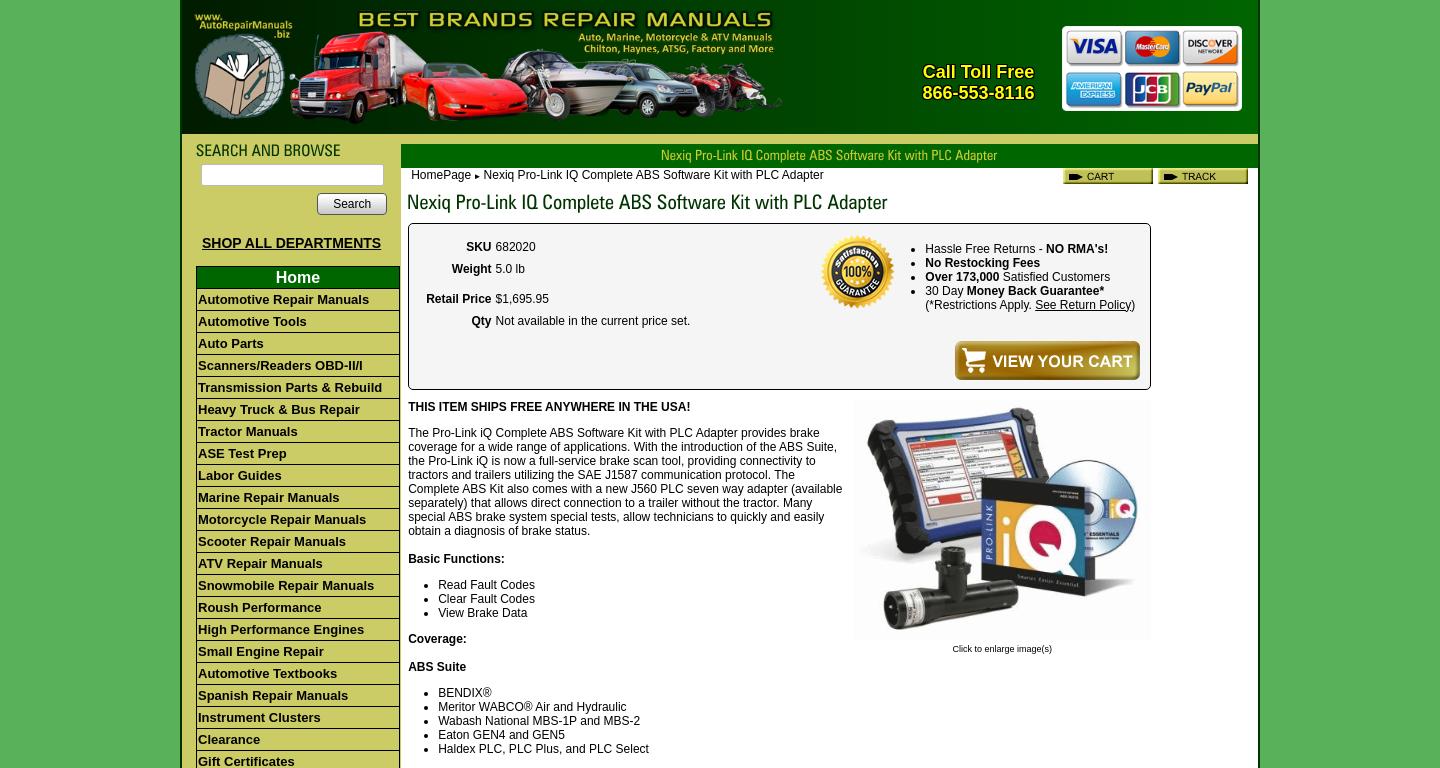  I want to click on 'Retail Price', so click(458, 297).